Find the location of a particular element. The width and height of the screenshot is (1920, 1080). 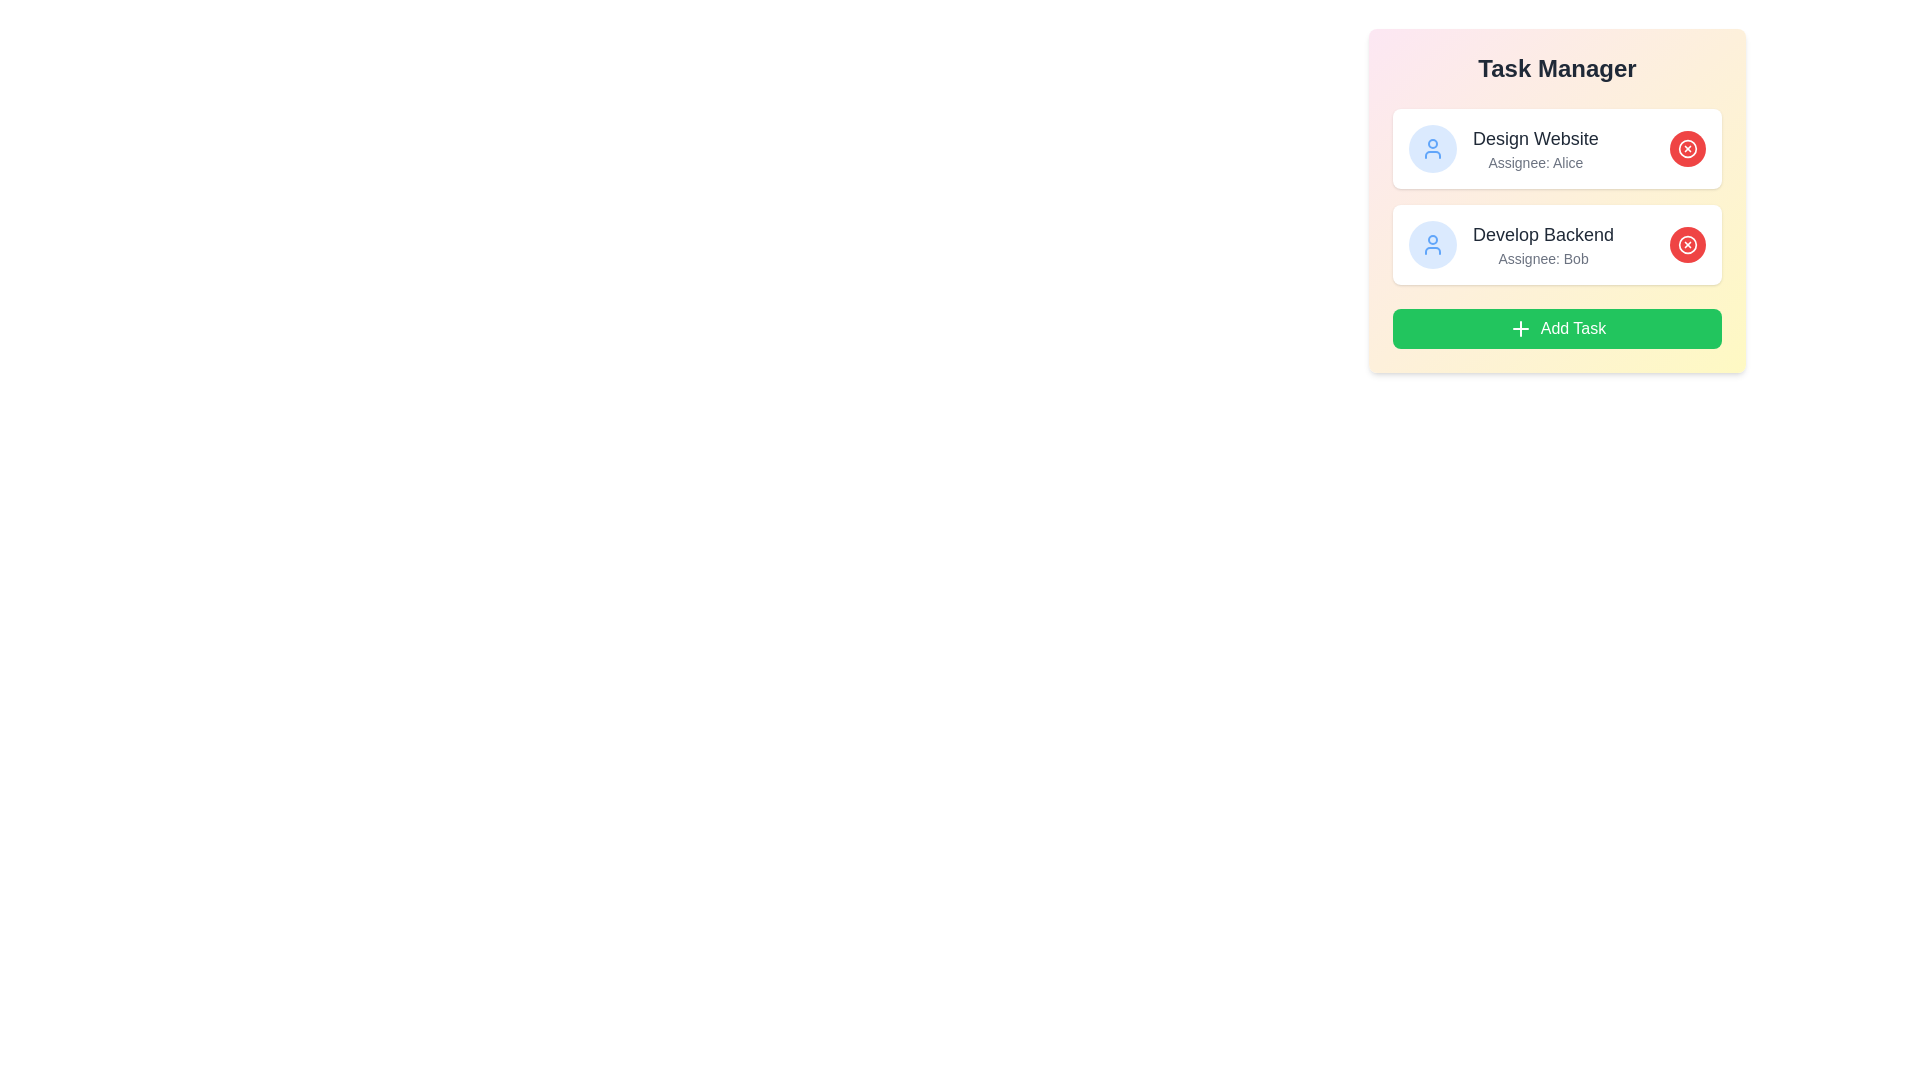

the SVG Icon representing the user associated with the task 'Develop Backend' is located at coordinates (1432, 148).